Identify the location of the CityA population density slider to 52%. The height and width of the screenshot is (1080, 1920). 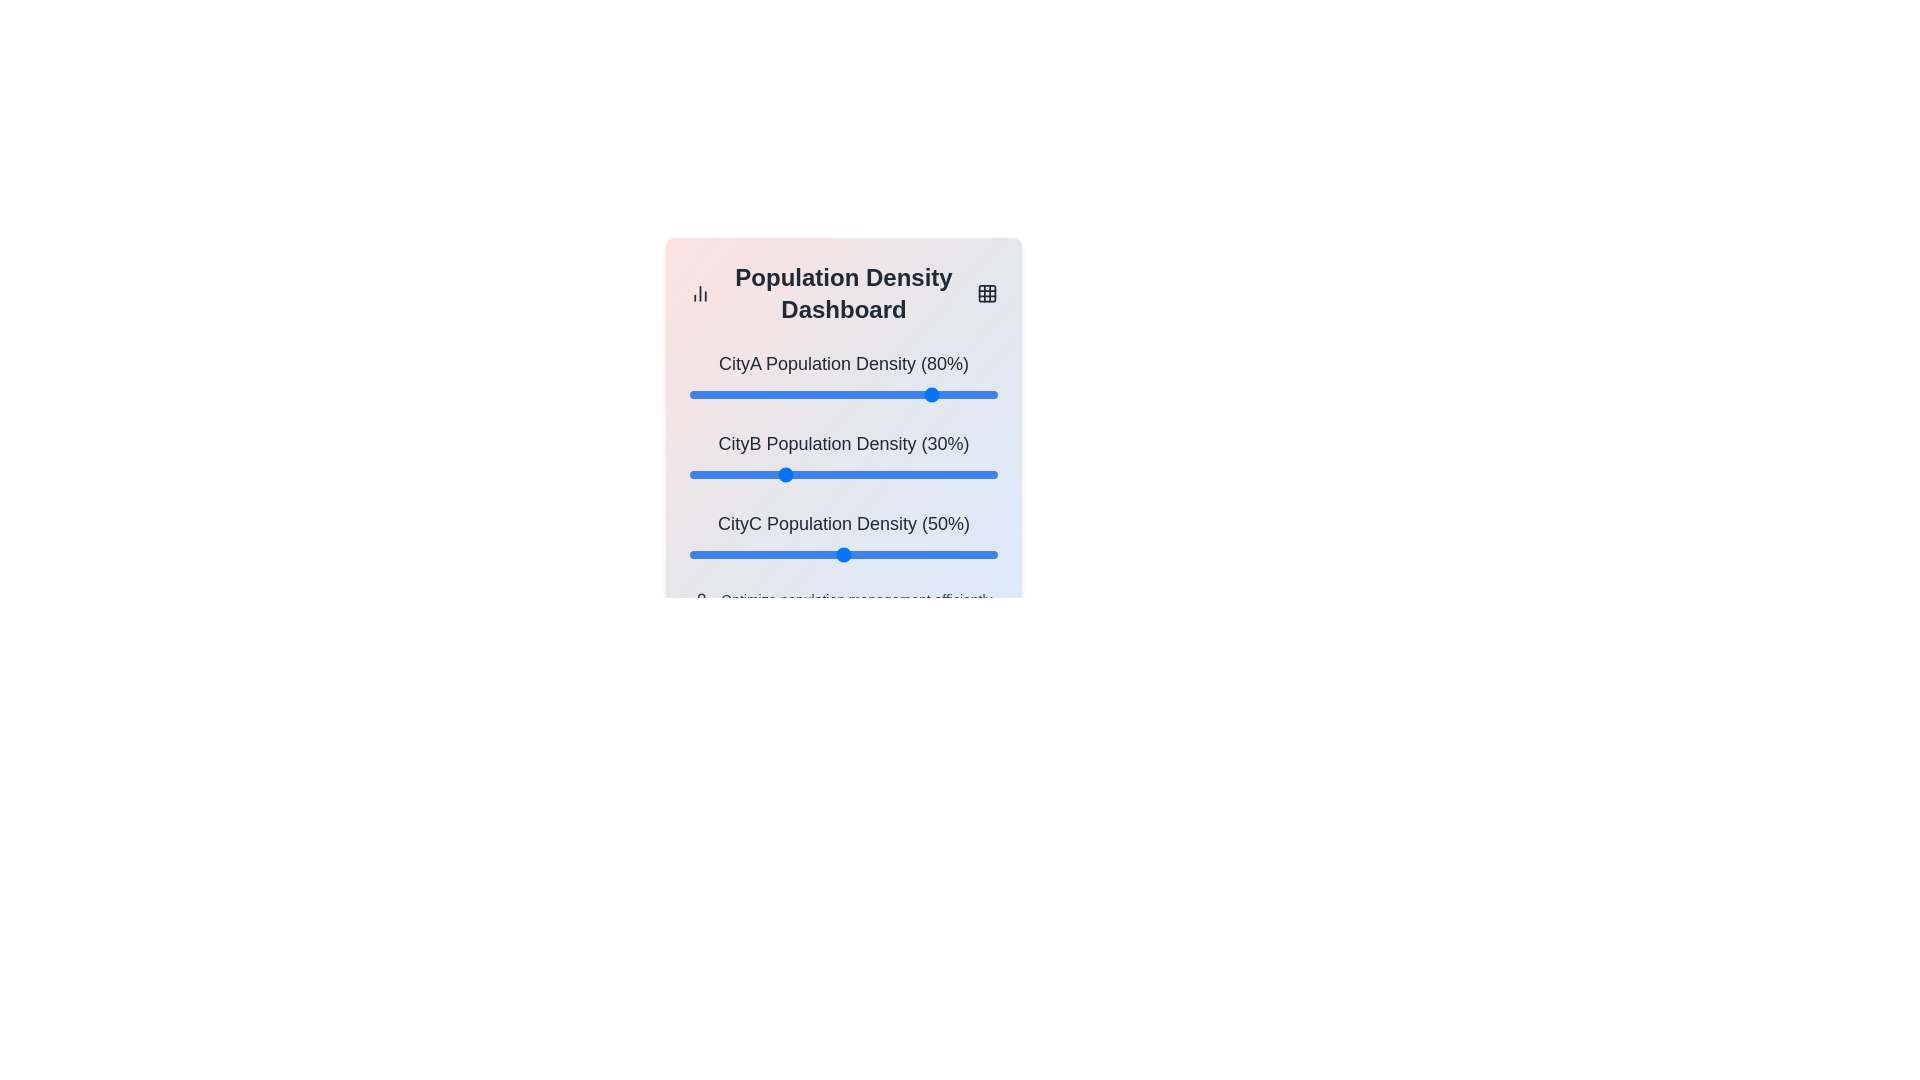
(850, 394).